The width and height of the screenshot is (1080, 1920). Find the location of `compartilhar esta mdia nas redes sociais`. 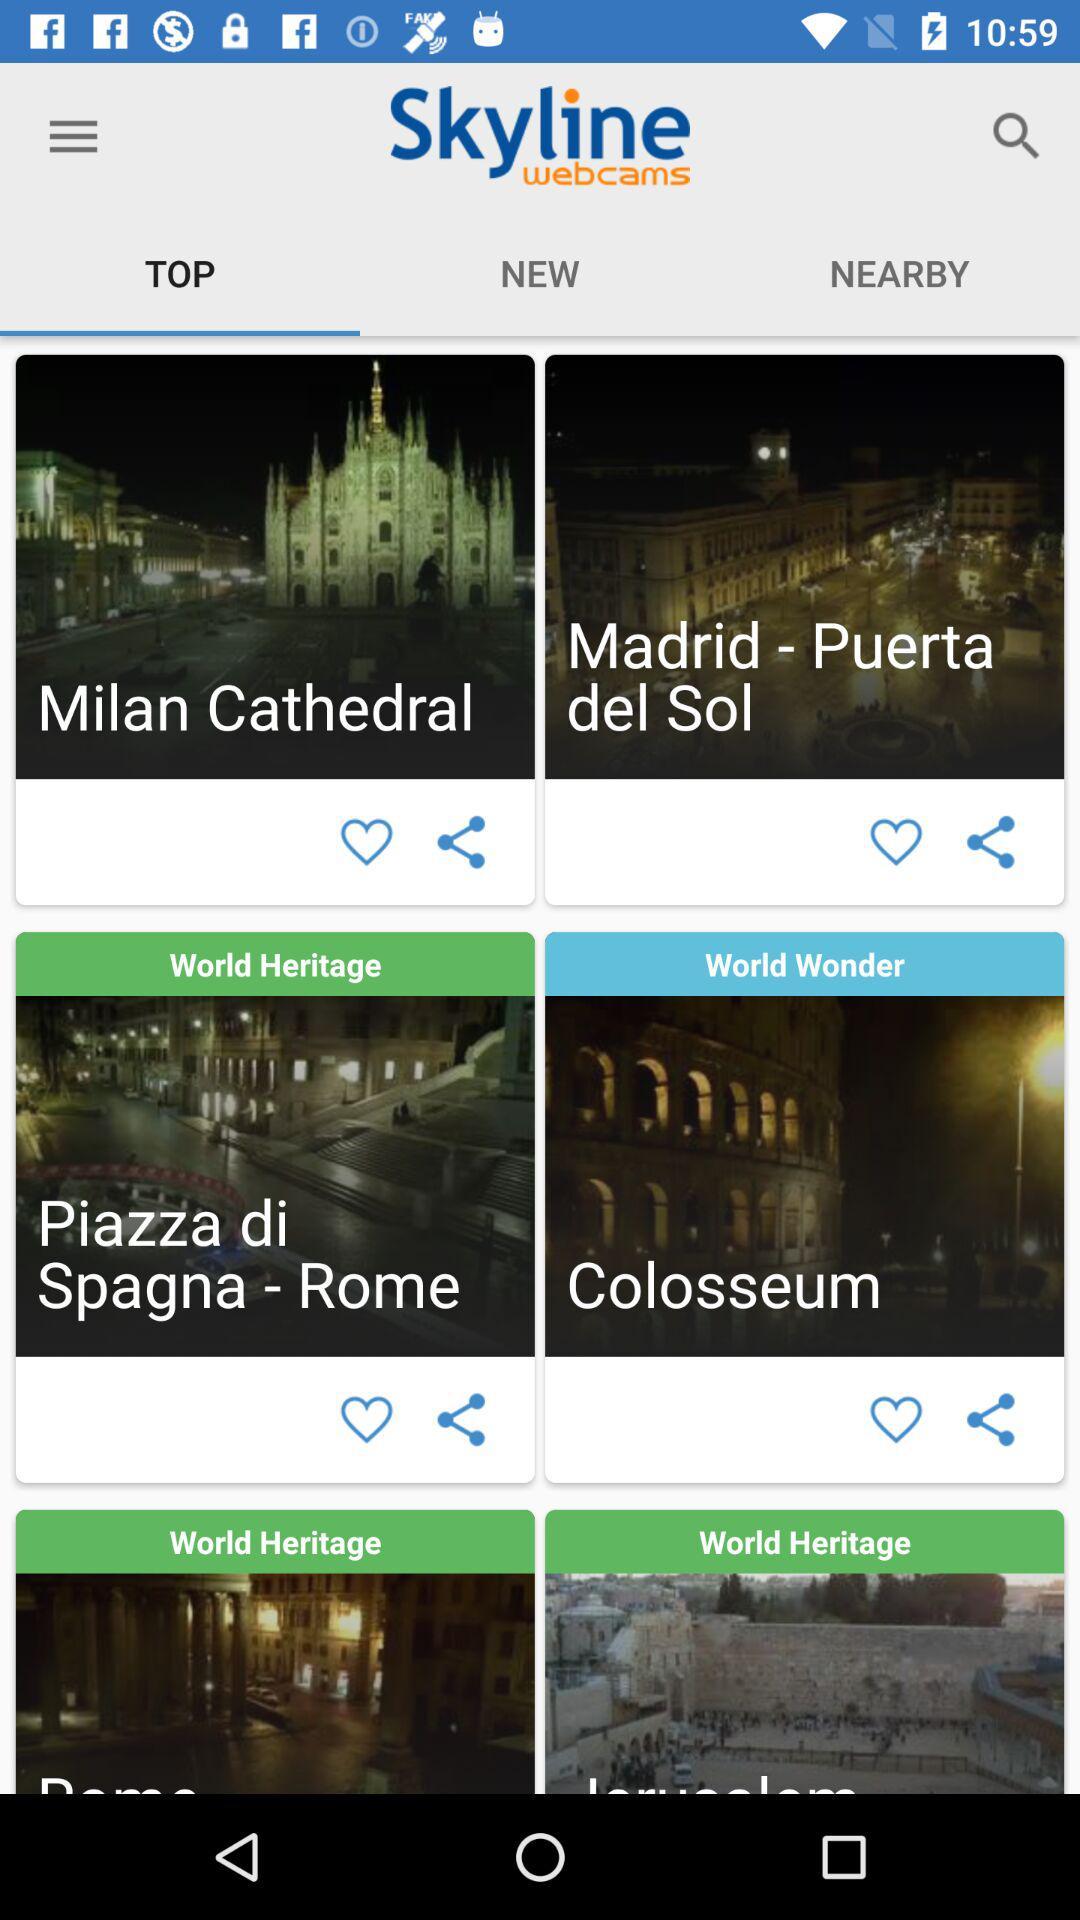

compartilhar esta mdia nas redes sociais is located at coordinates (990, 1418).